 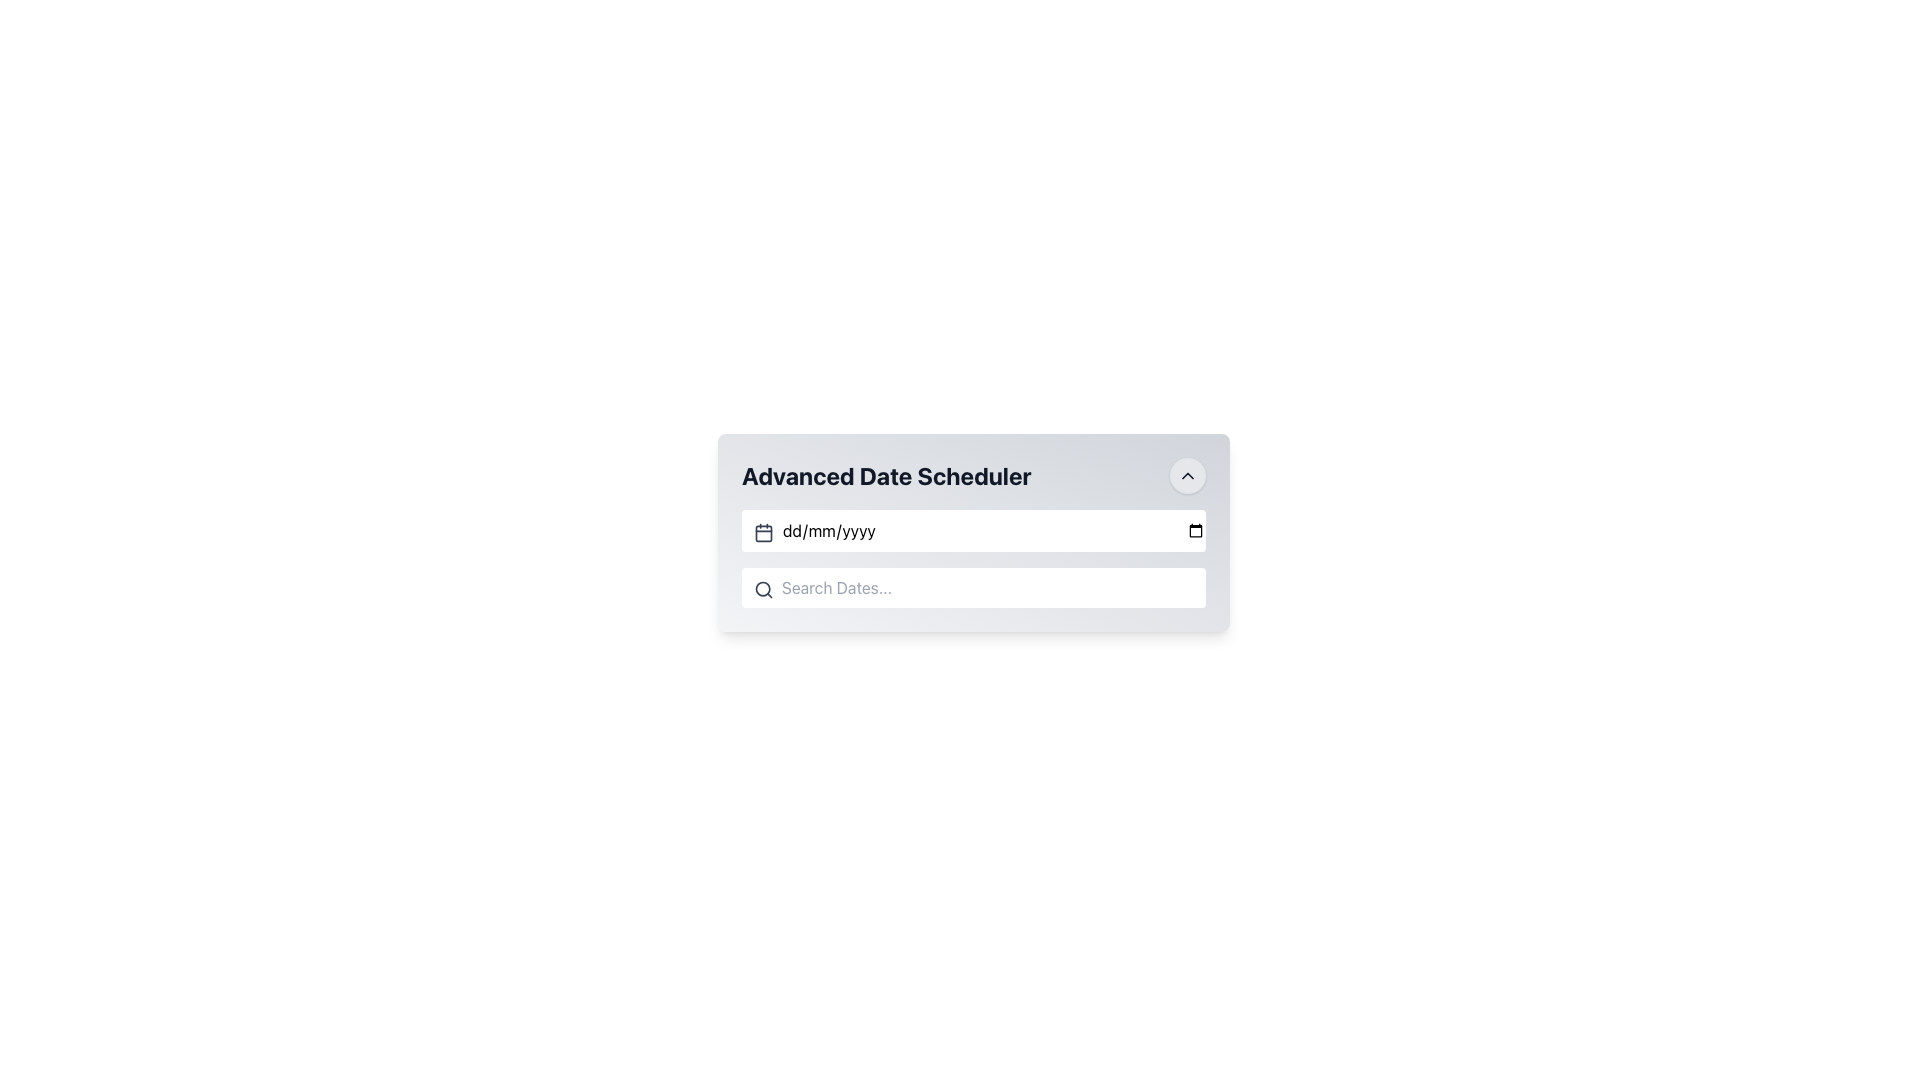 I want to click on the search icon, which is a minimal SVG graphic resembling a magnifying glass, located inside the text input field of the 'Advanced Date Scheduler' interface, to the left of the placeholder text 'Search Dates...', so click(x=762, y=589).